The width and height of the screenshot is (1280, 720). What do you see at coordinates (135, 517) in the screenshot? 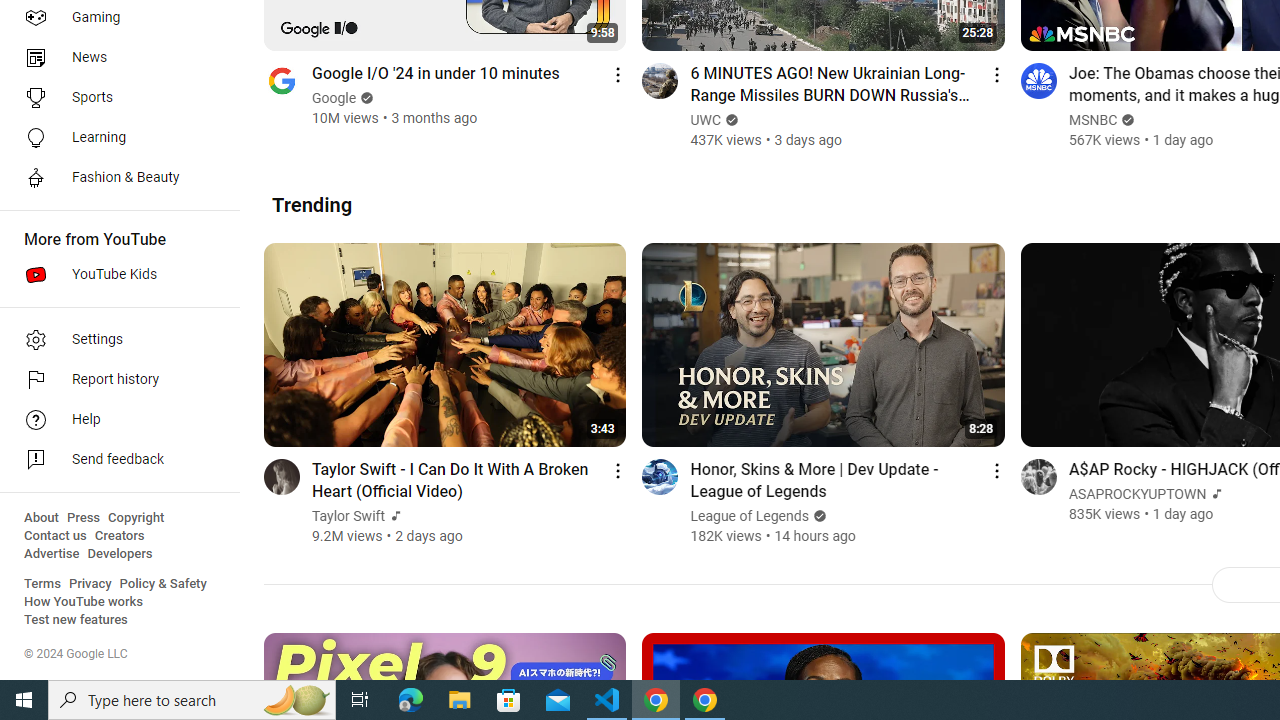
I see `'Copyright'` at bounding box center [135, 517].